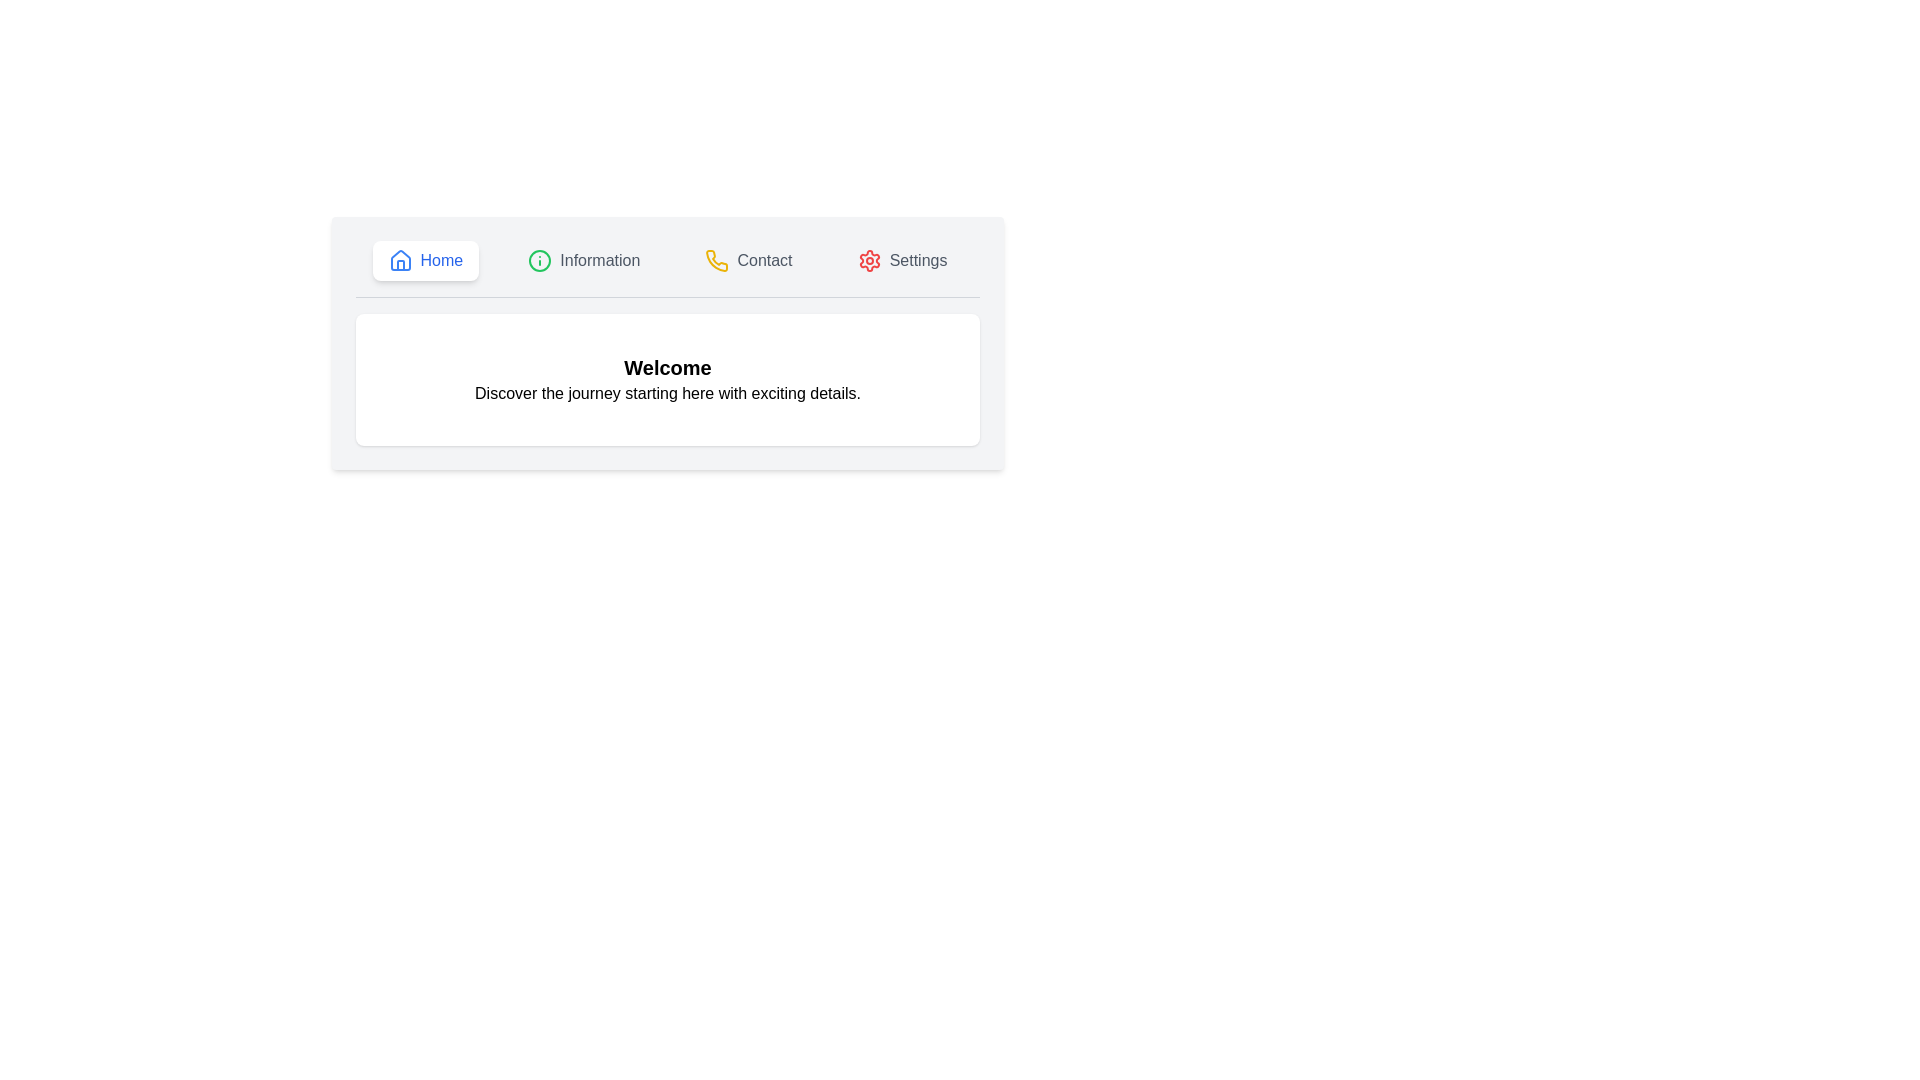  I want to click on the information icon located in the navigation bar, positioned between the 'Home' button and the text 'Information', so click(540, 260).